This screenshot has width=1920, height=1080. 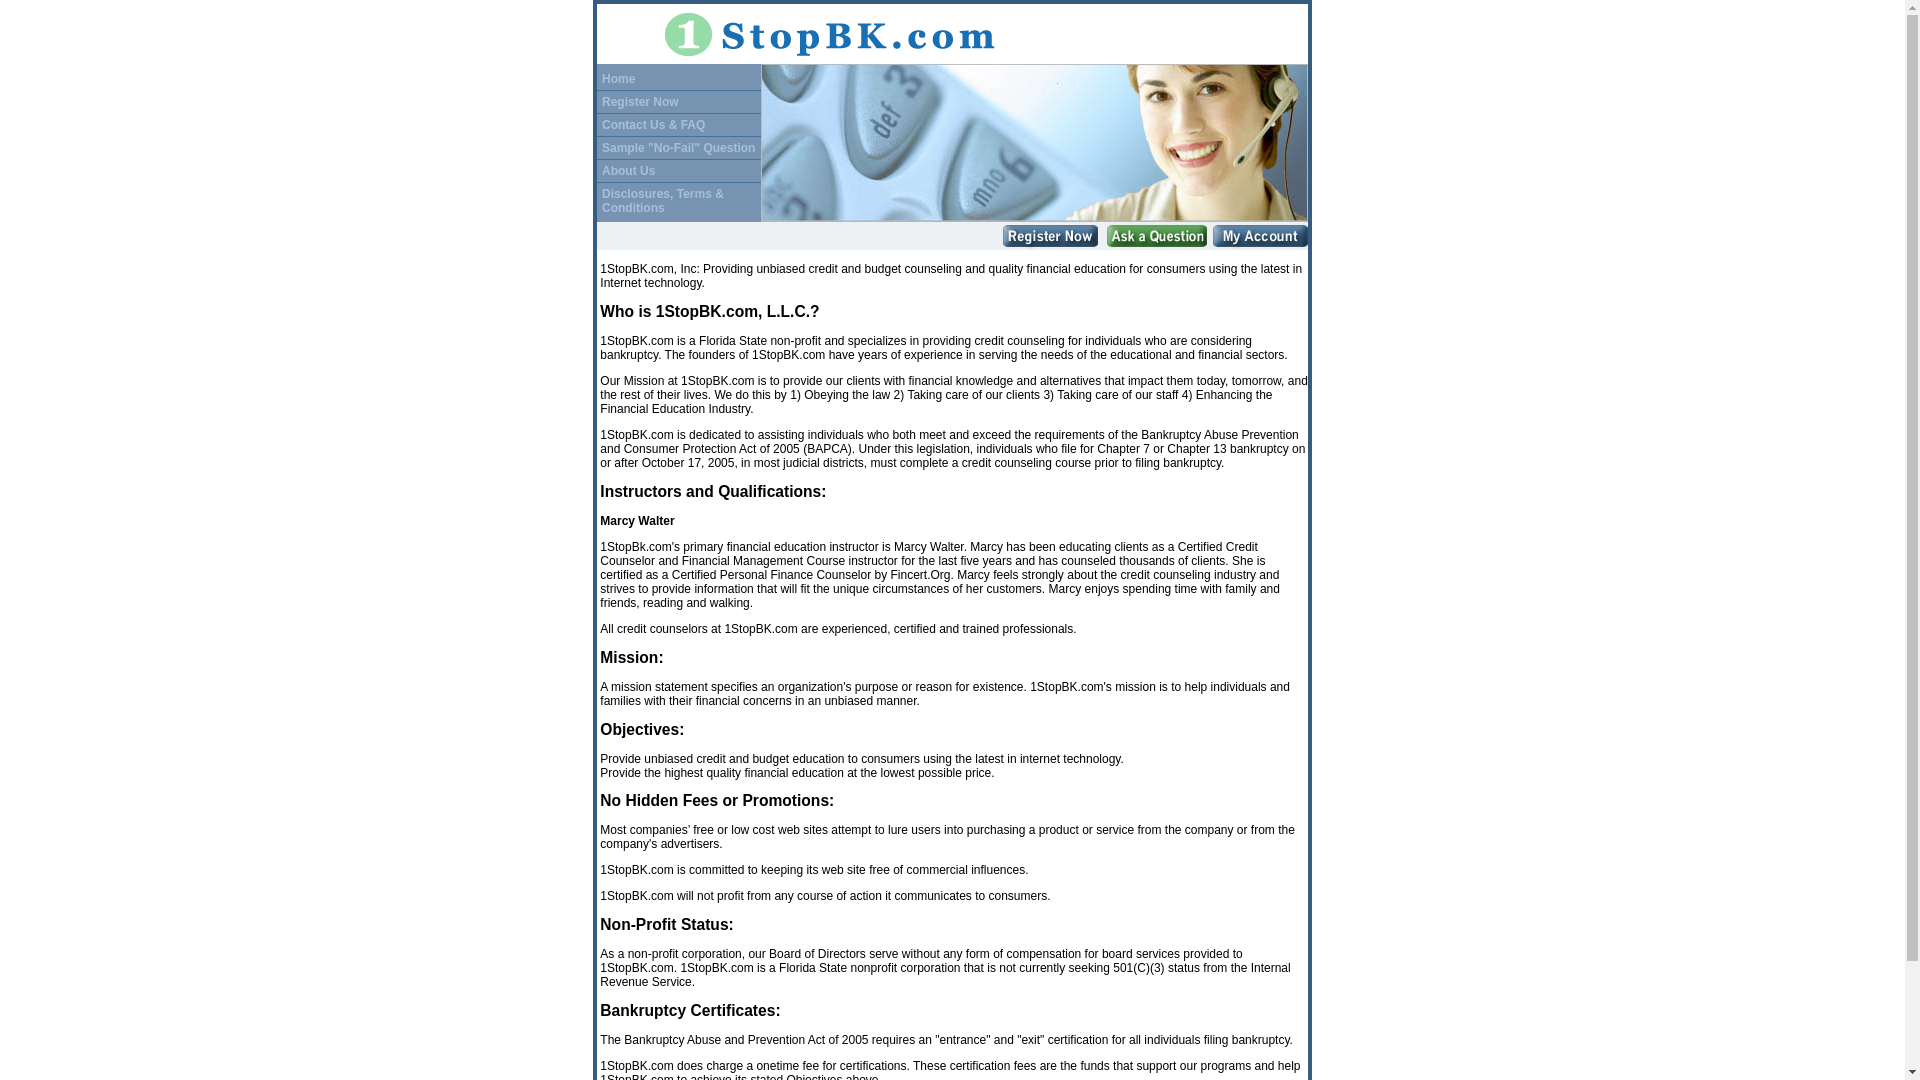 I want to click on 'Register Now', so click(x=640, y=100).